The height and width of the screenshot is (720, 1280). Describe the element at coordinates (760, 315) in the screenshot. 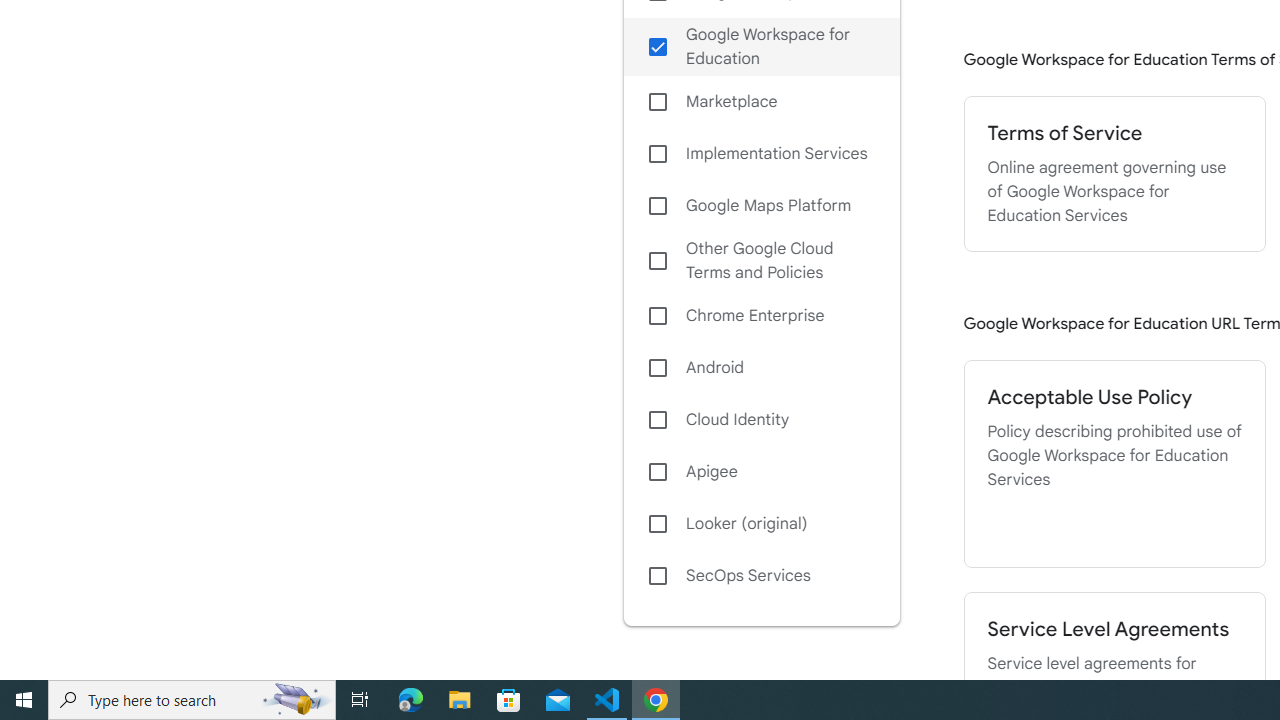

I see `'Chrome Enterprise'` at that location.